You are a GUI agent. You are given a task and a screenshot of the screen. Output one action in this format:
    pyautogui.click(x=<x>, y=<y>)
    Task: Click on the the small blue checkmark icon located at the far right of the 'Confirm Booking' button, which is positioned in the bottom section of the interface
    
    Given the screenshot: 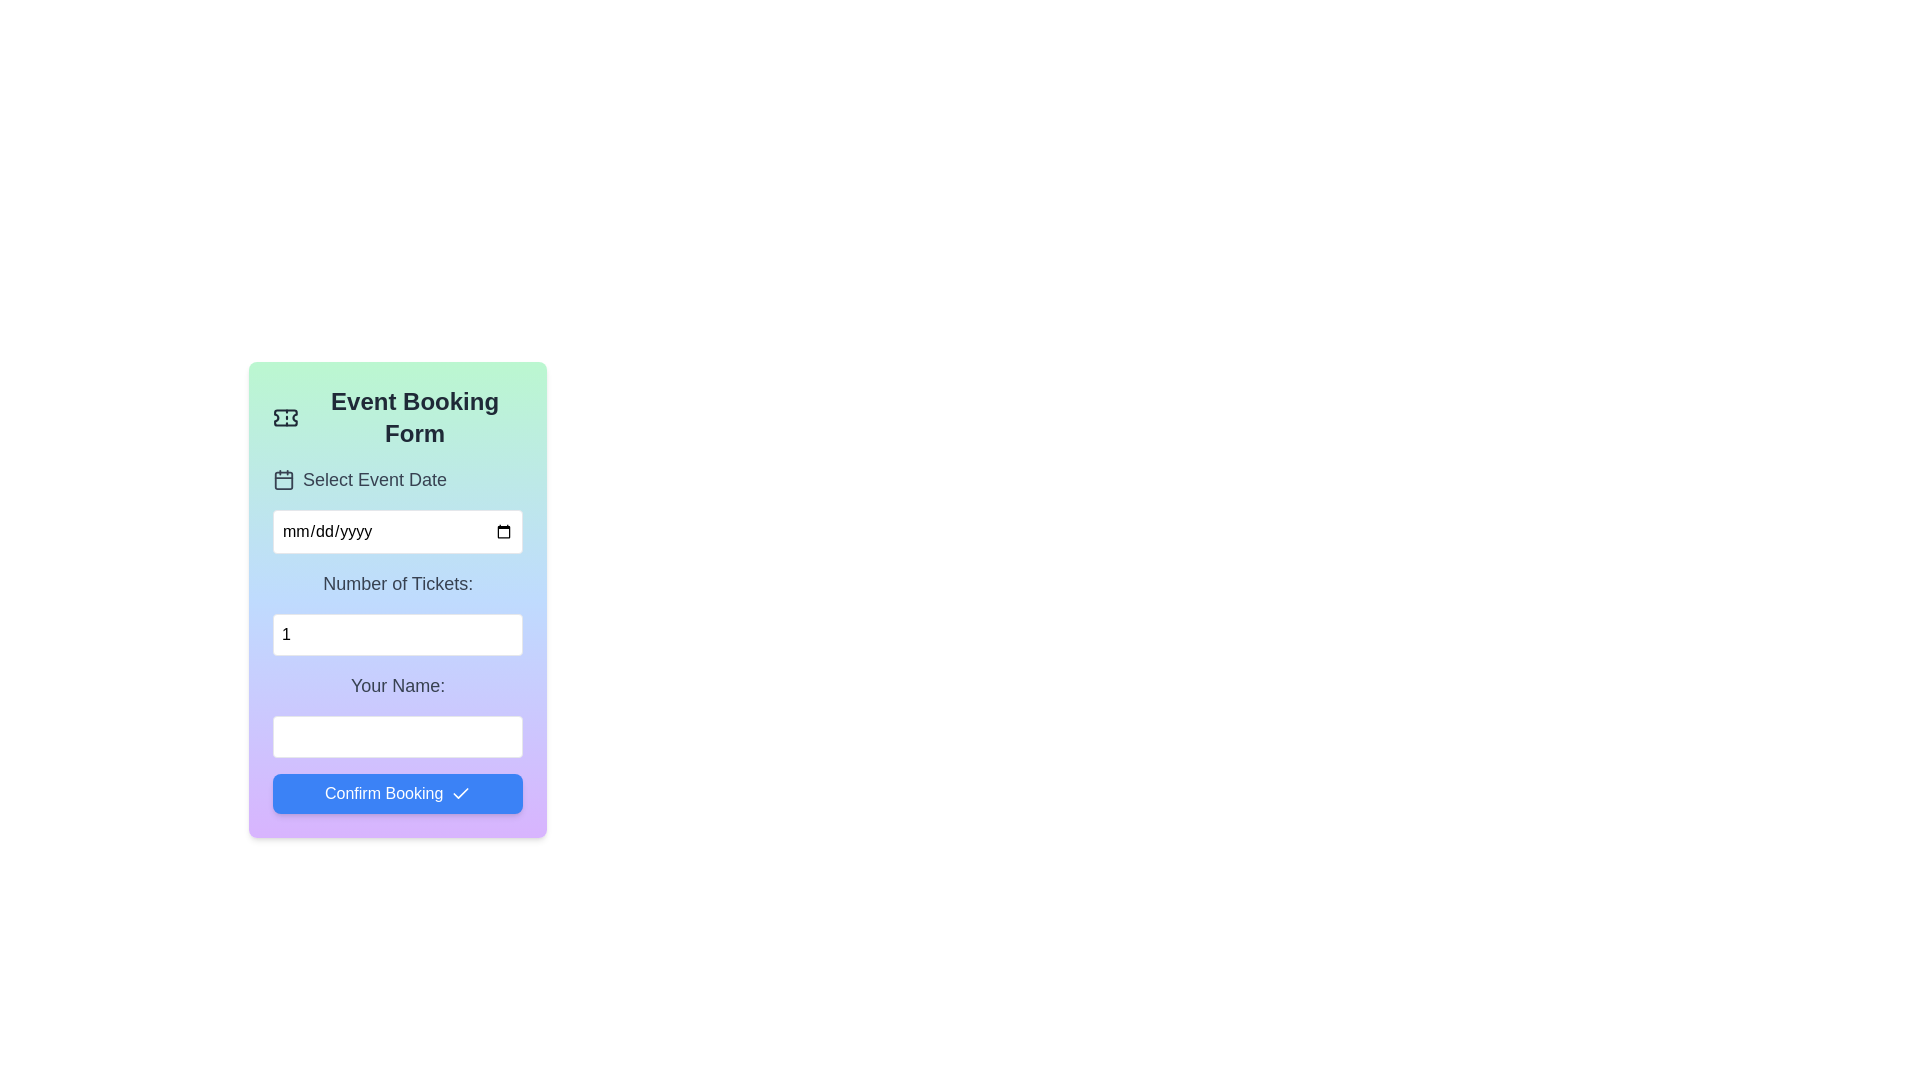 What is the action you would take?
    pyautogui.click(x=460, y=793)
    